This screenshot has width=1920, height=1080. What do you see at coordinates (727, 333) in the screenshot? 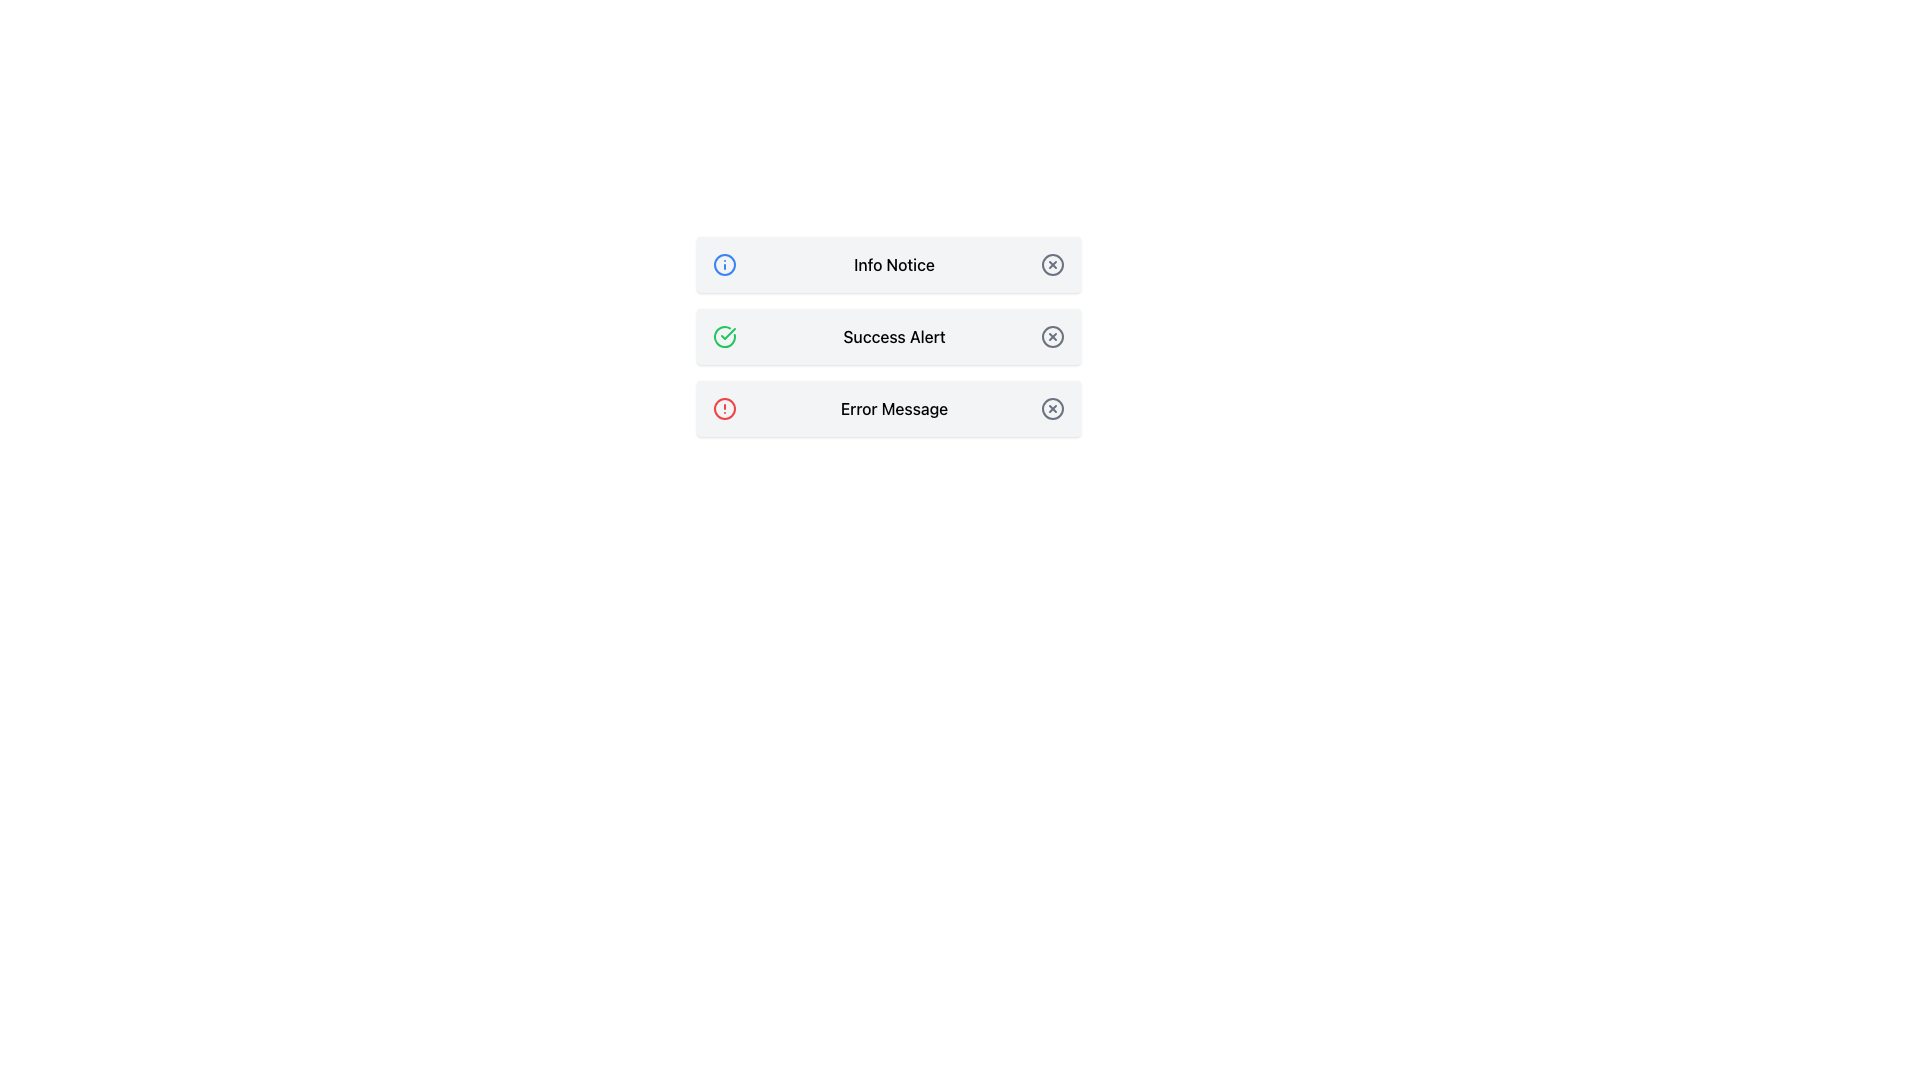
I see `an accessibility tool` at bounding box center [727, 333].